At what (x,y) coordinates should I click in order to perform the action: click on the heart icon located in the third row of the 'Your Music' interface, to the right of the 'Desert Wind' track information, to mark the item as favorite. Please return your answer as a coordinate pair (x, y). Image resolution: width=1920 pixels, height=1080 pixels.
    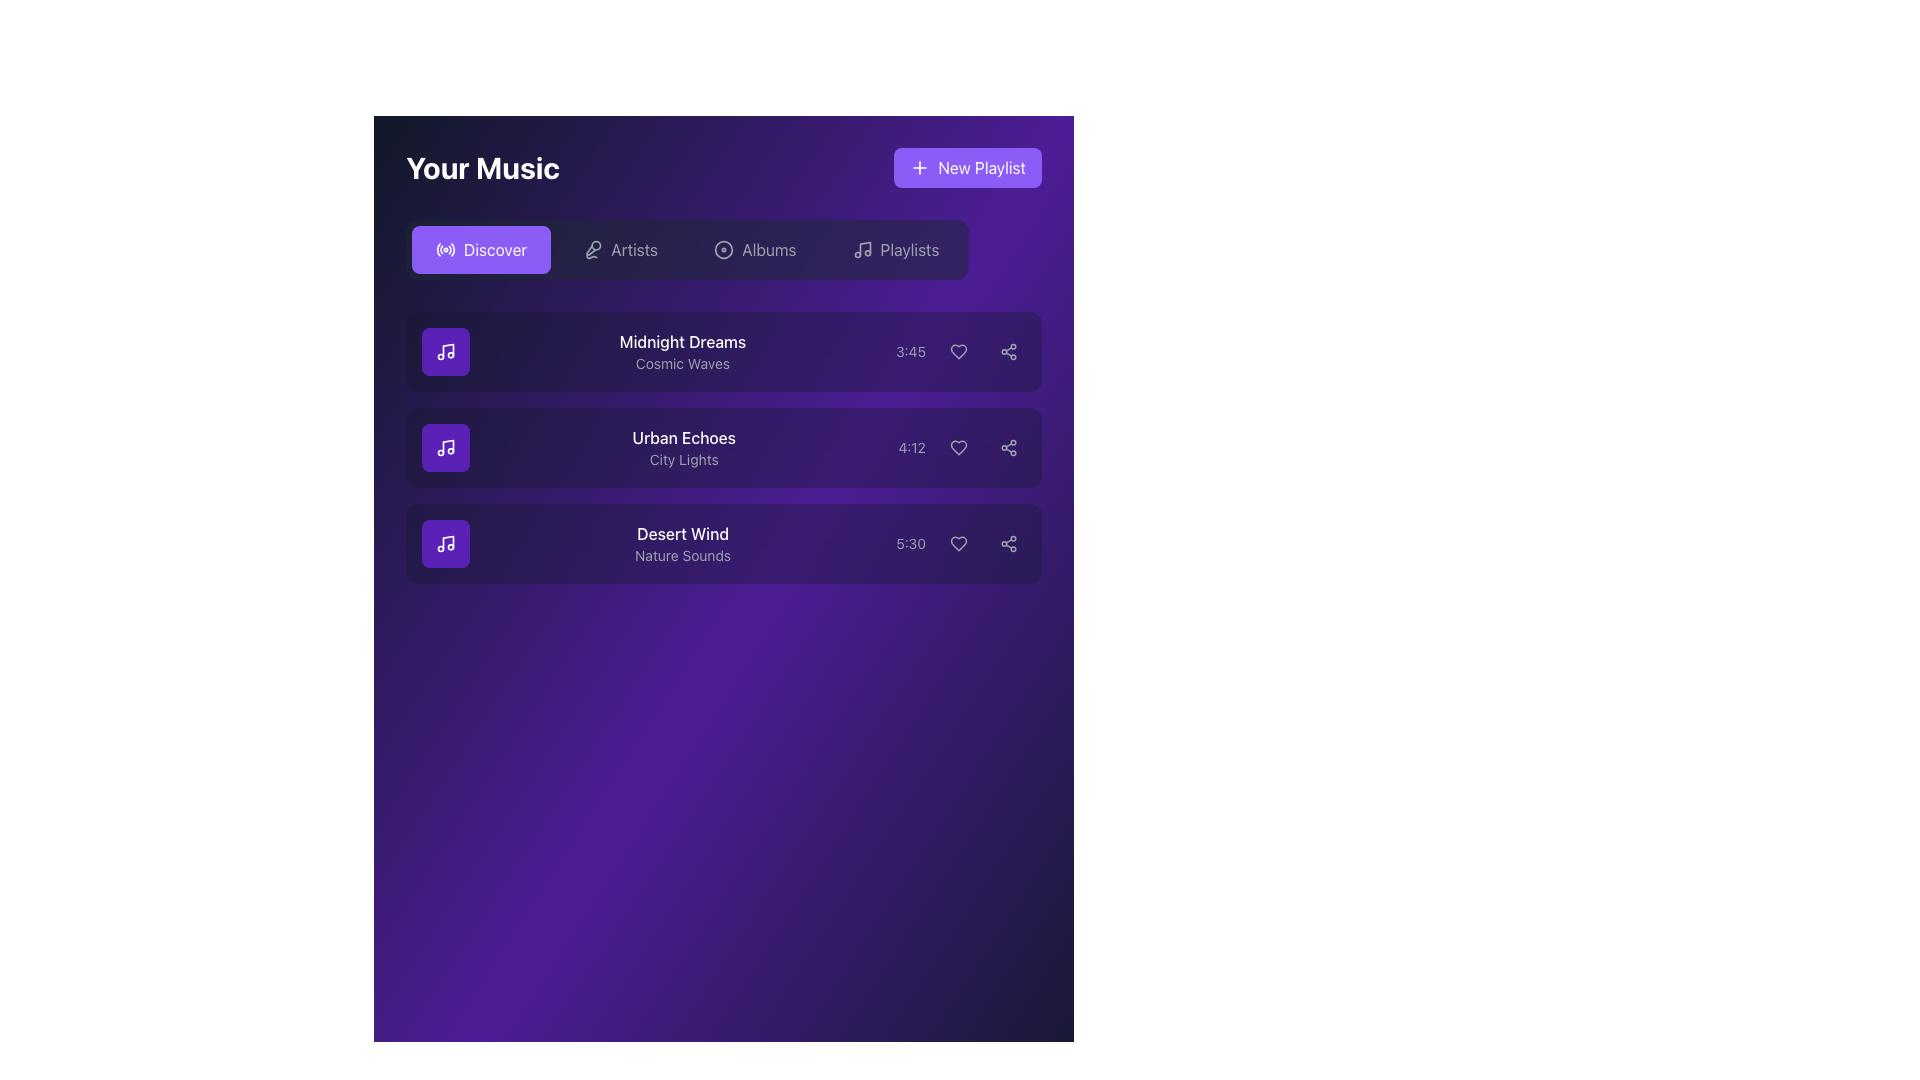
    Looking at the image, I should click on (958, 543).